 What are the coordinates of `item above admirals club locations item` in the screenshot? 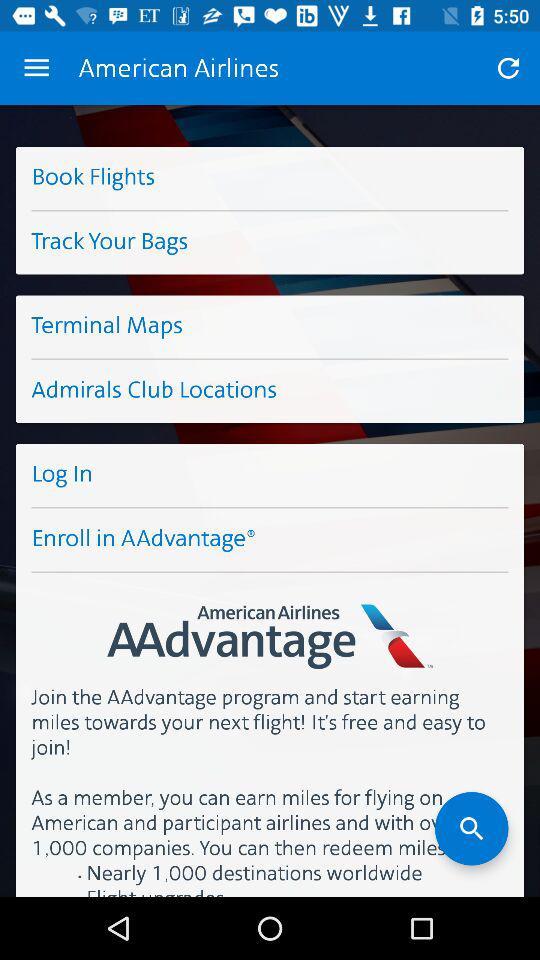 It's located at (270, 326).